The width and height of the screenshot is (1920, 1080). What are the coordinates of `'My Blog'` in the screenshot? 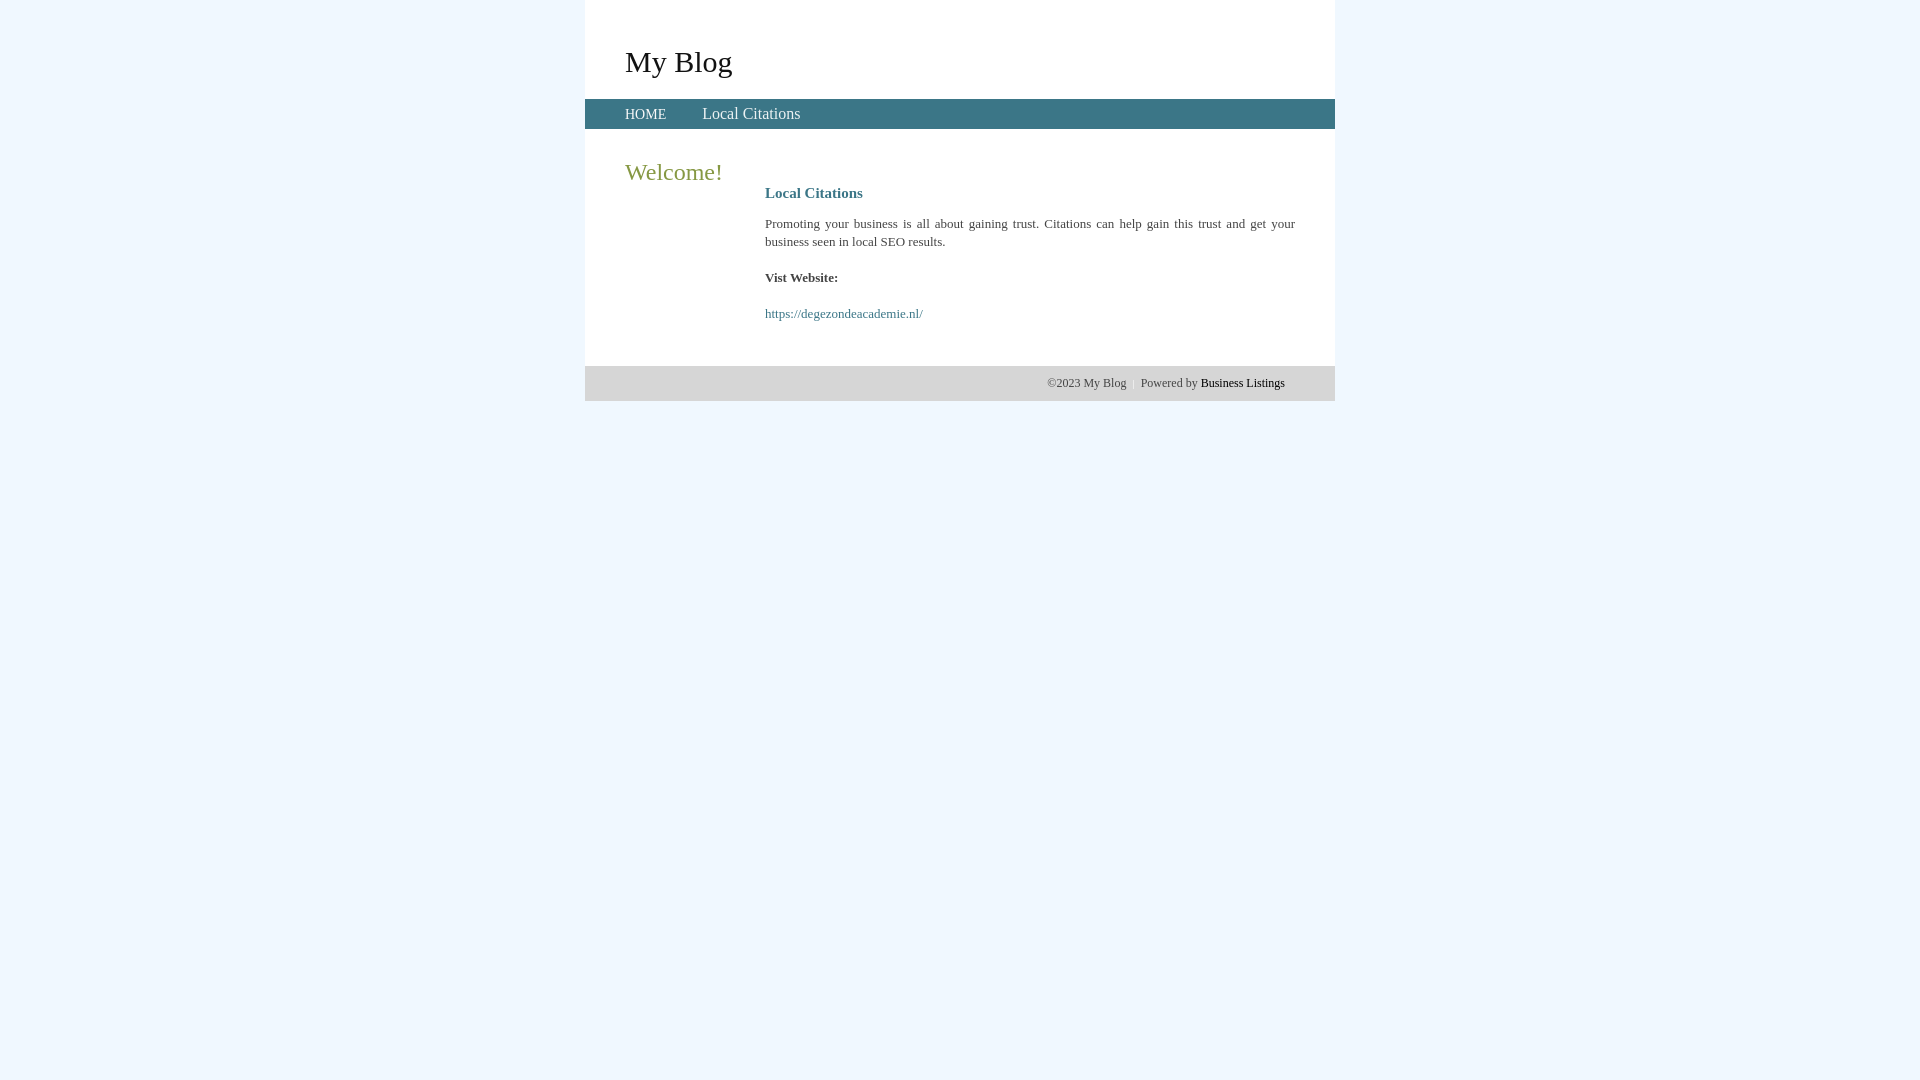 It's located at (678, 60).